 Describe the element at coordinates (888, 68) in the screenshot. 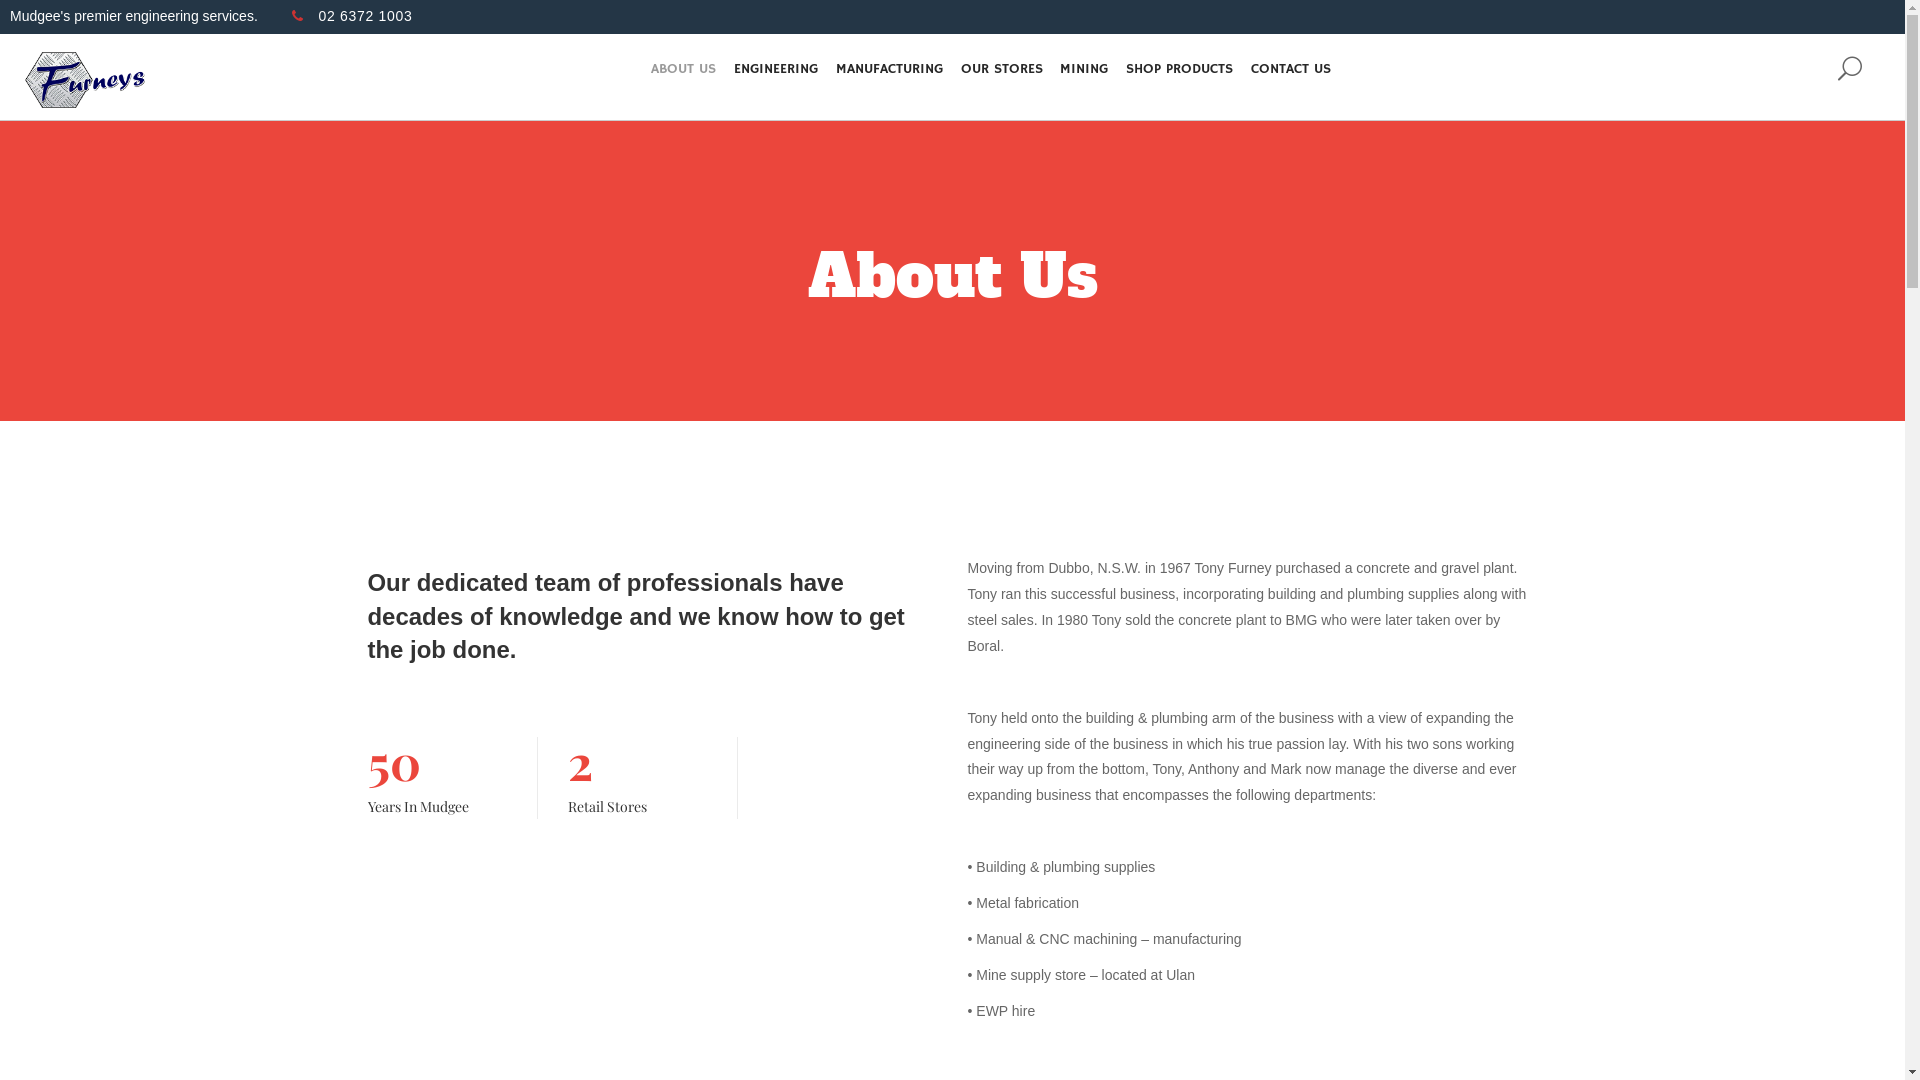

I see `'MANUFACTURING'` at that location.